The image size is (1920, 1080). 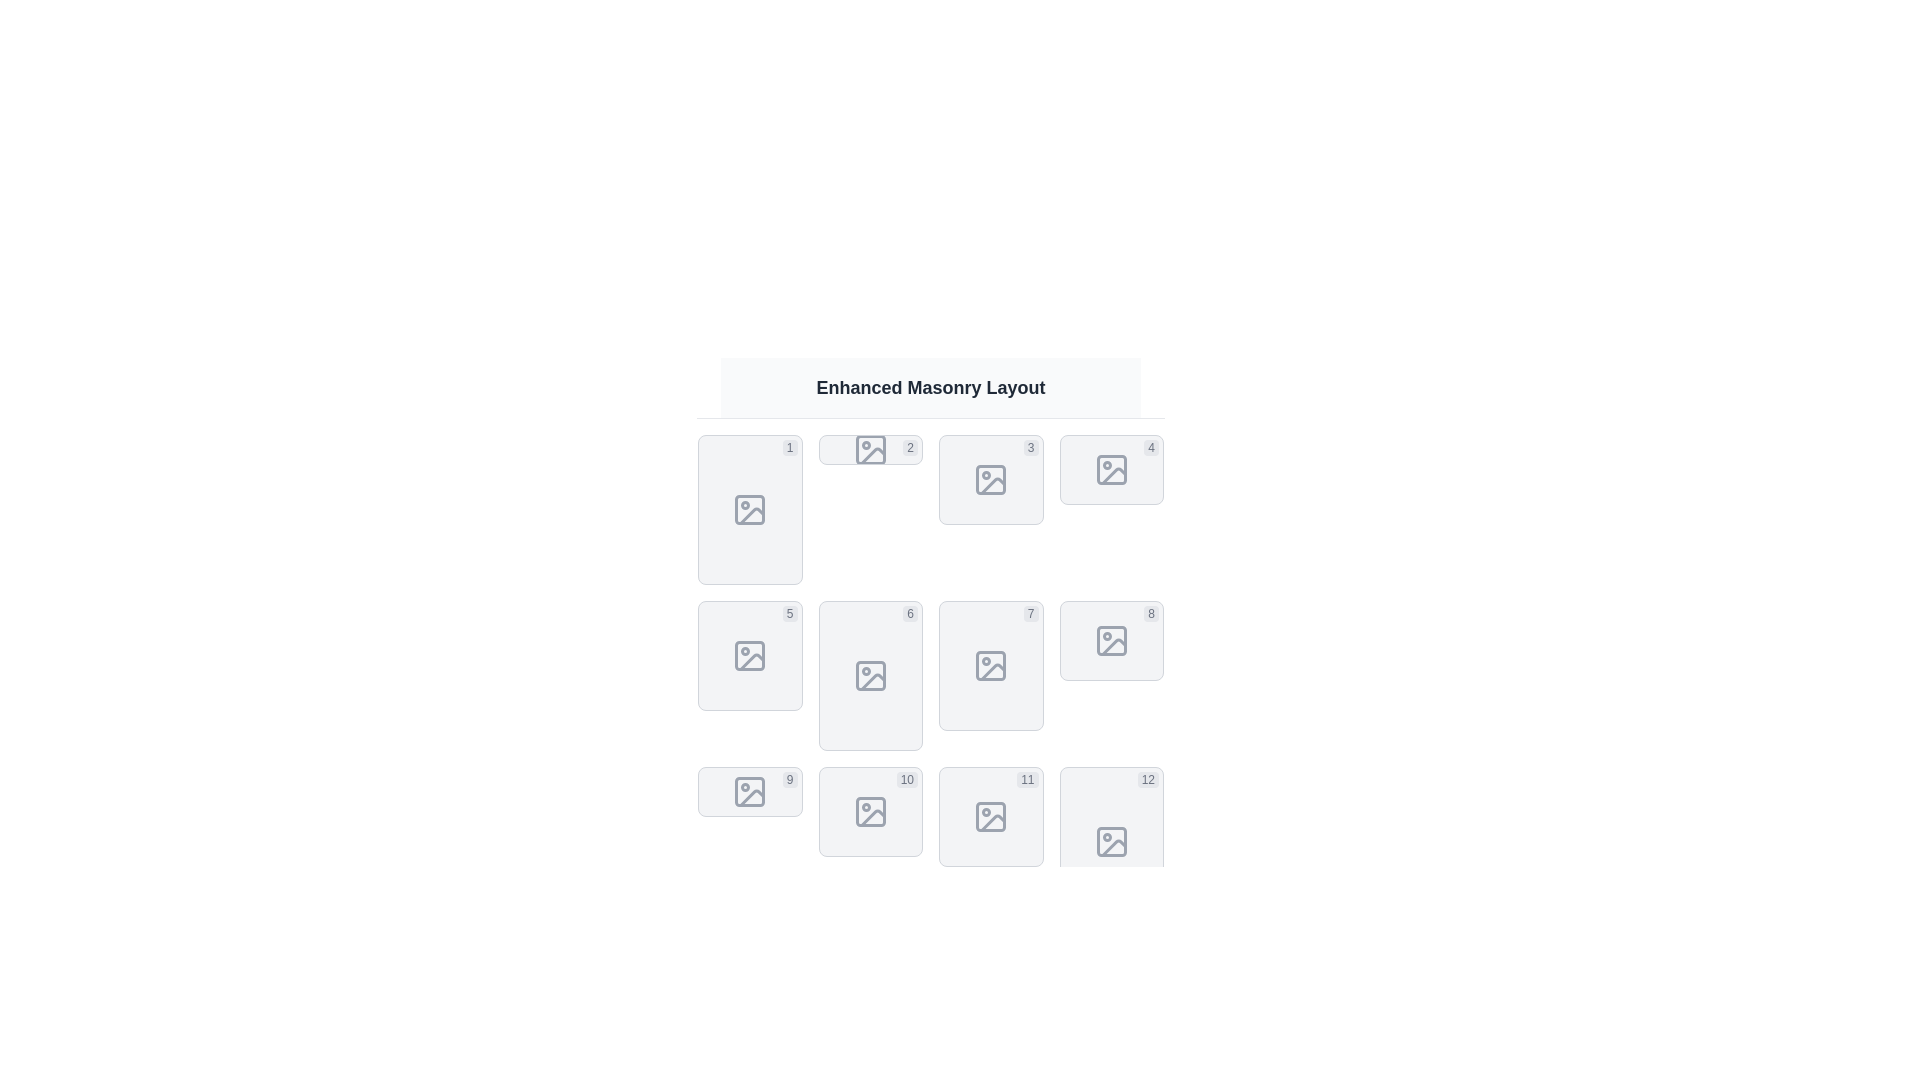 What do you see at coordinates (870, 450) in the screenshot?
I see `details of the graphical icon or image placeholder component located in the top-left corner of the smaller image placeholder icon in the second box of the grid titled 'Enhanced Masonry Layout'` at bounding box center [870, 450].